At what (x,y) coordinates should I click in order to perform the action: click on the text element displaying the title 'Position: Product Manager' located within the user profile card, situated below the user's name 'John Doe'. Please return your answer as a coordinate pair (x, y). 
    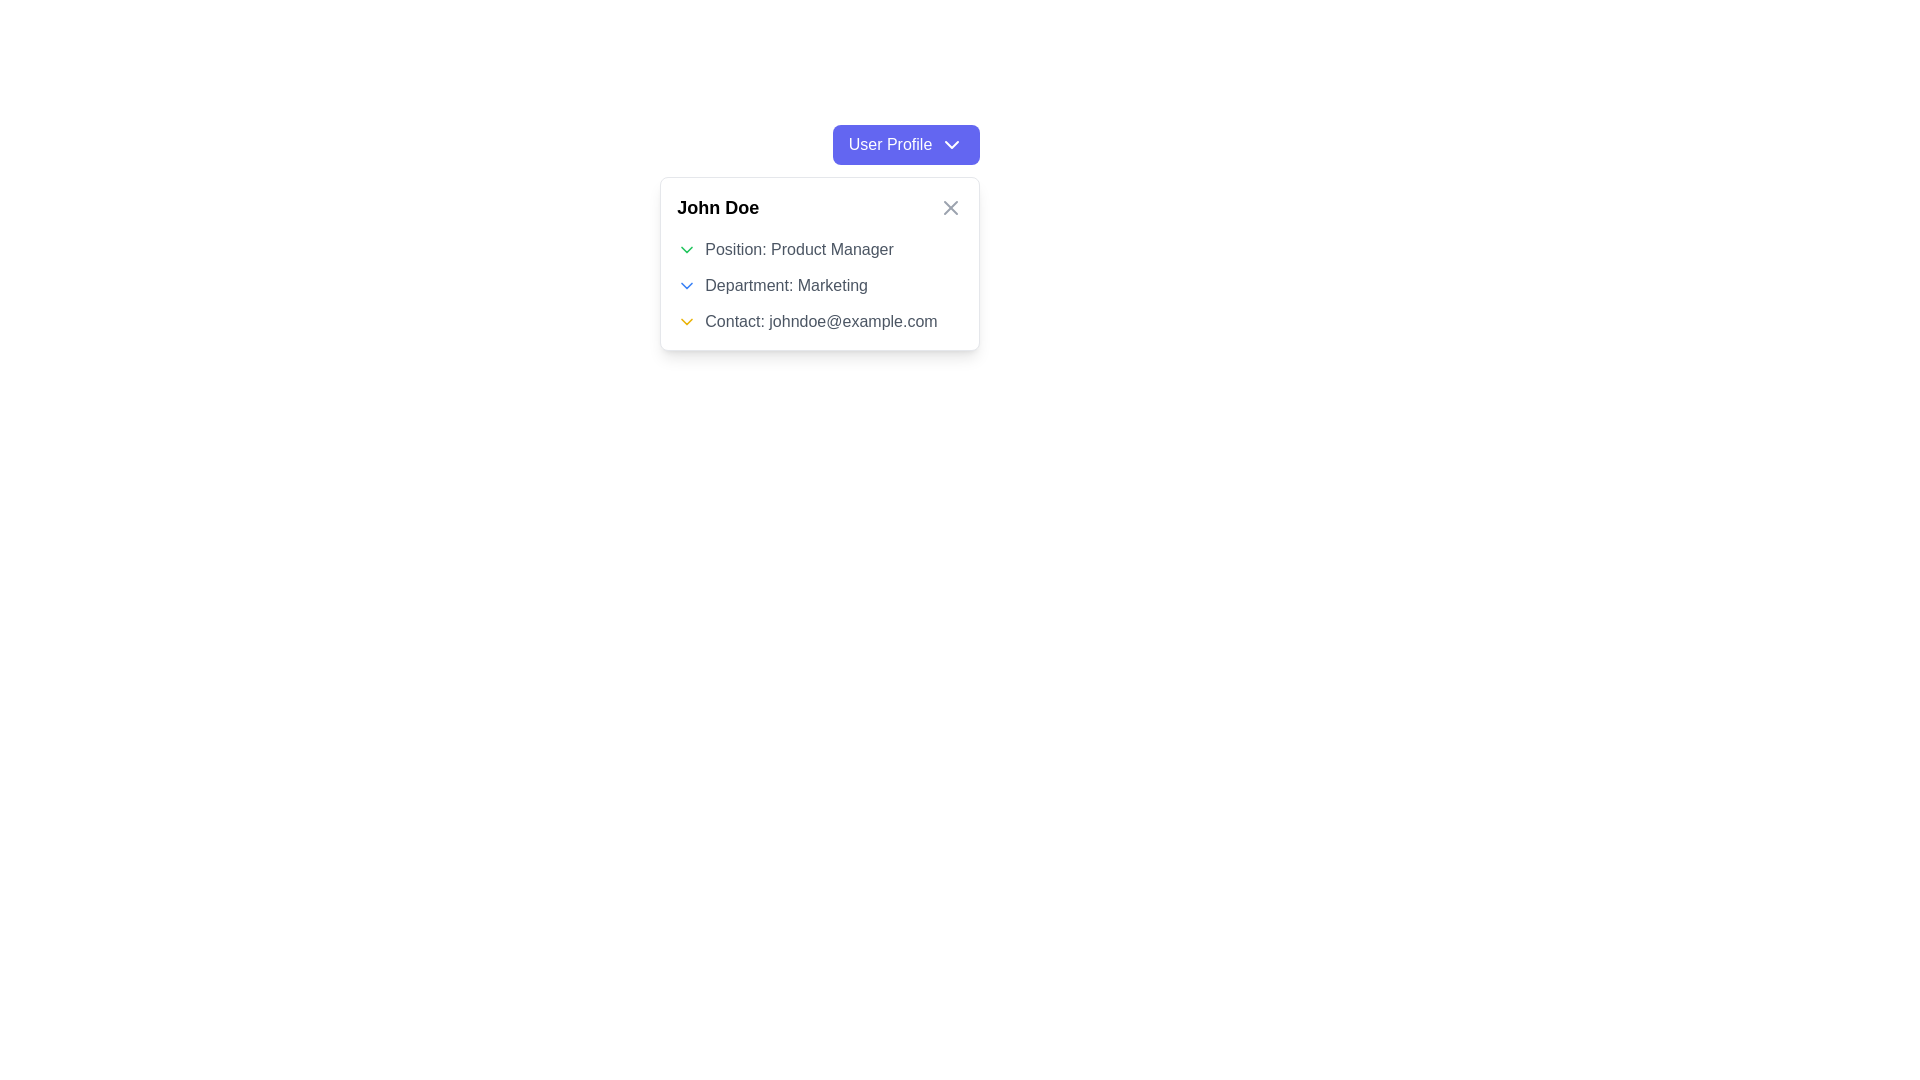
    Looking at the image, I should click on (798, 249).